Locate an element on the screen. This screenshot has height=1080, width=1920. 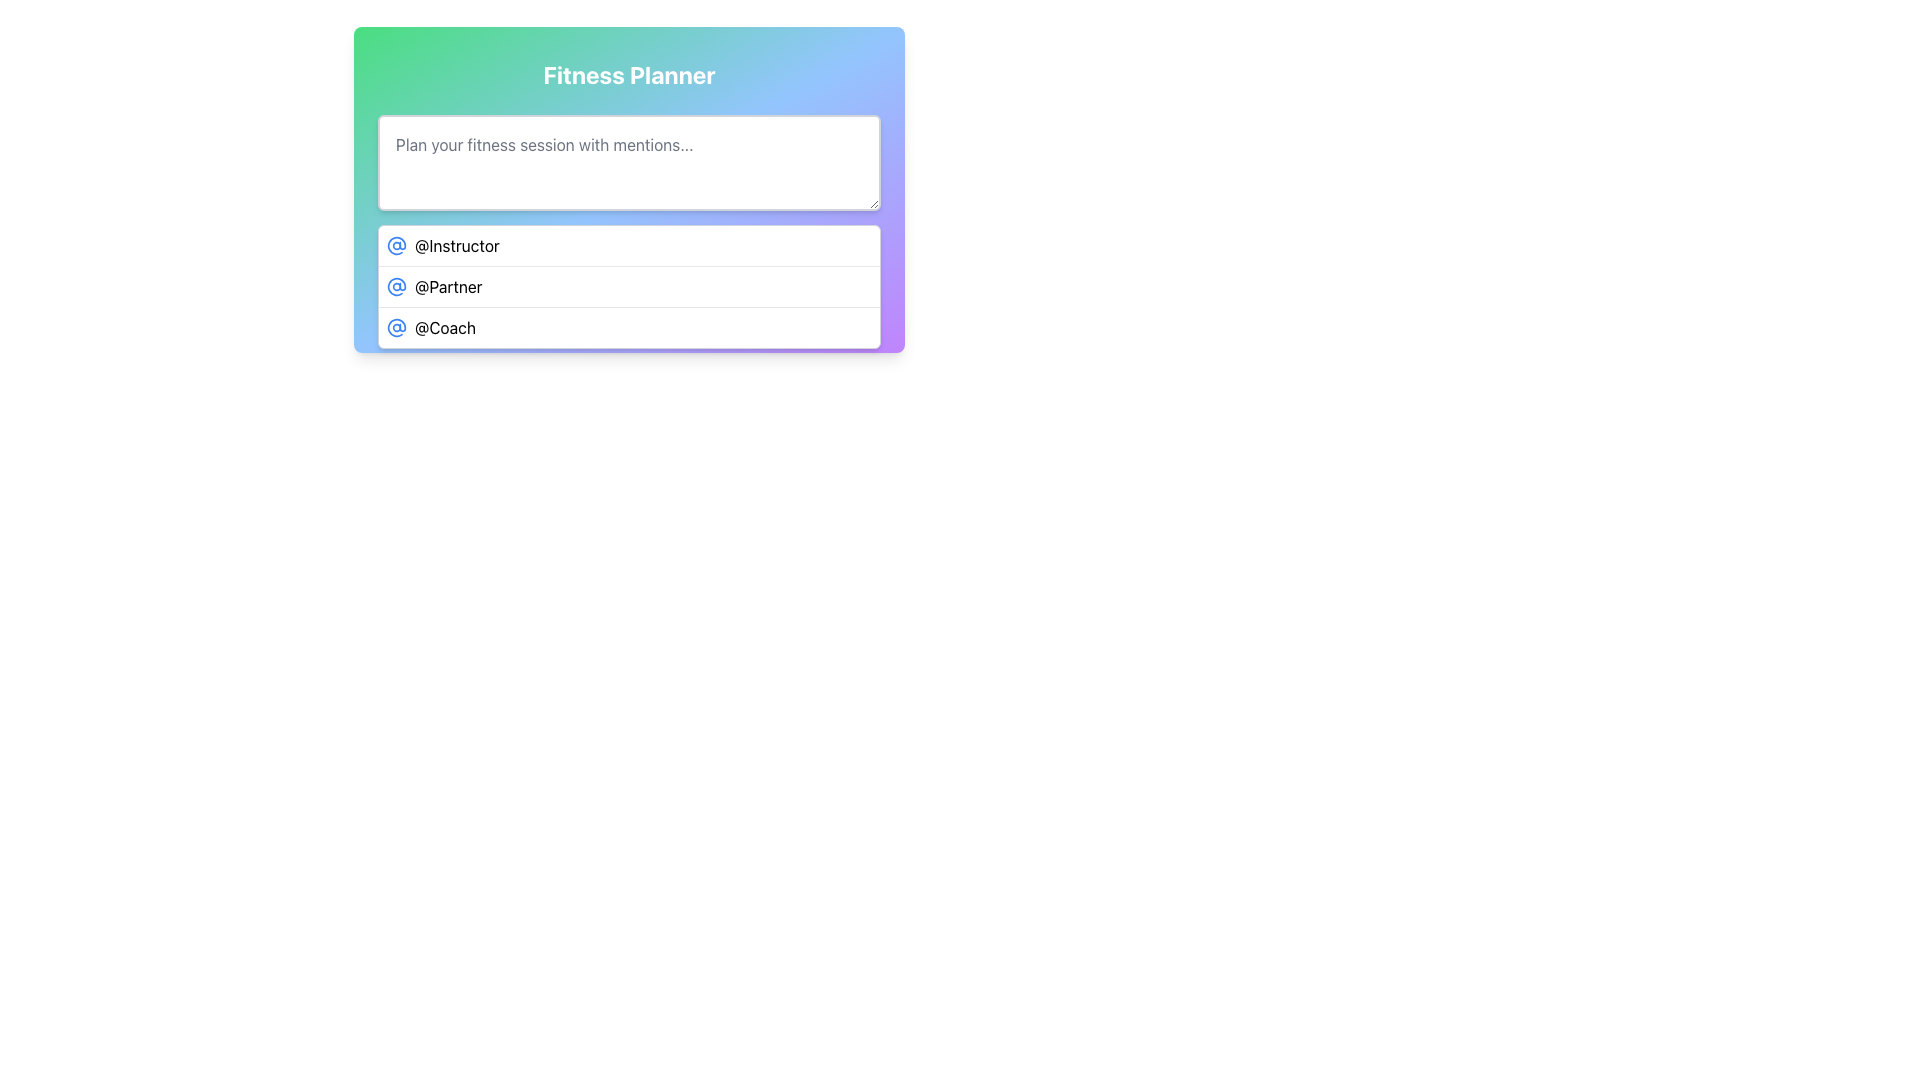
the SVG Icon representing the '@Coach' mention, located in the third row under 'Fitness Planner', to the left of the text '@Coach' is located at coordinates (397, 326).